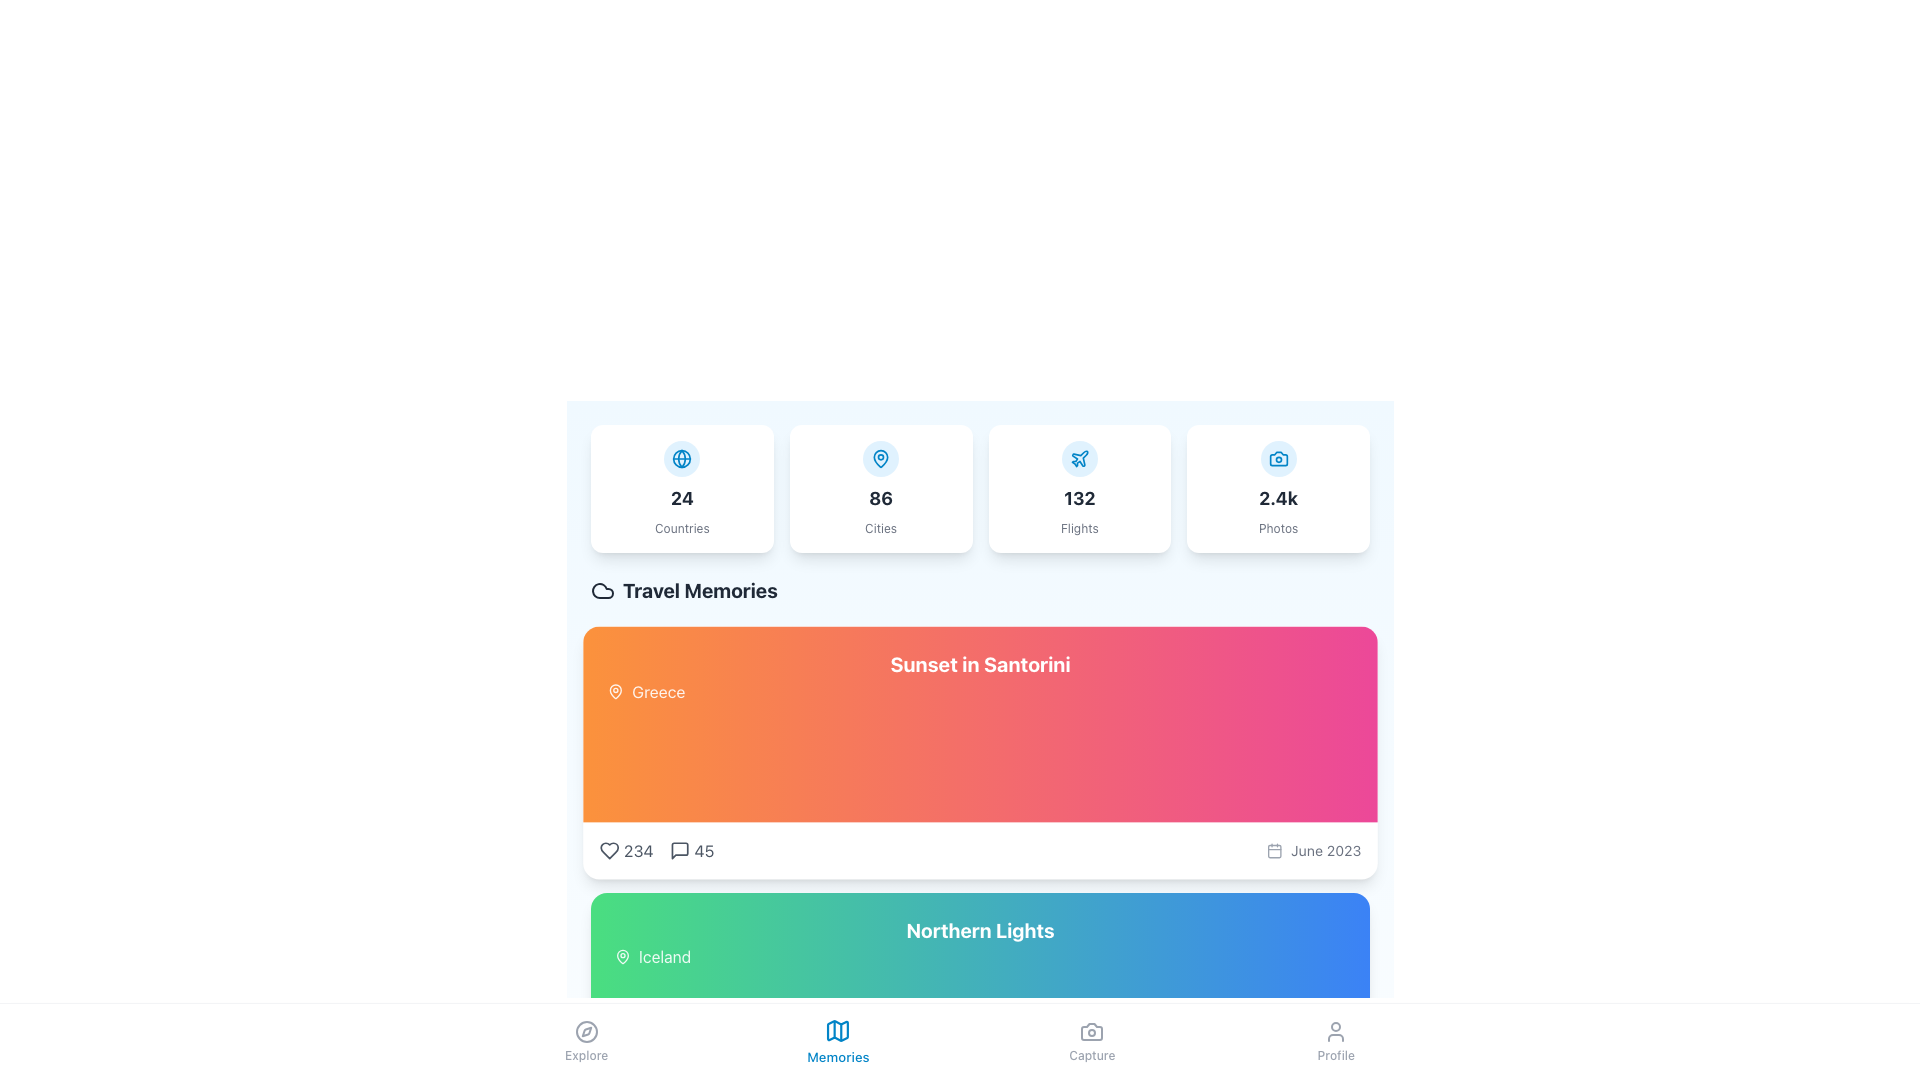  Describe the element at coordinates (1336, 1032) in the screenshot. I see `the user profile icon, which is a silhouette outline located in the bottom navigation bar at the far-right position` at that location.